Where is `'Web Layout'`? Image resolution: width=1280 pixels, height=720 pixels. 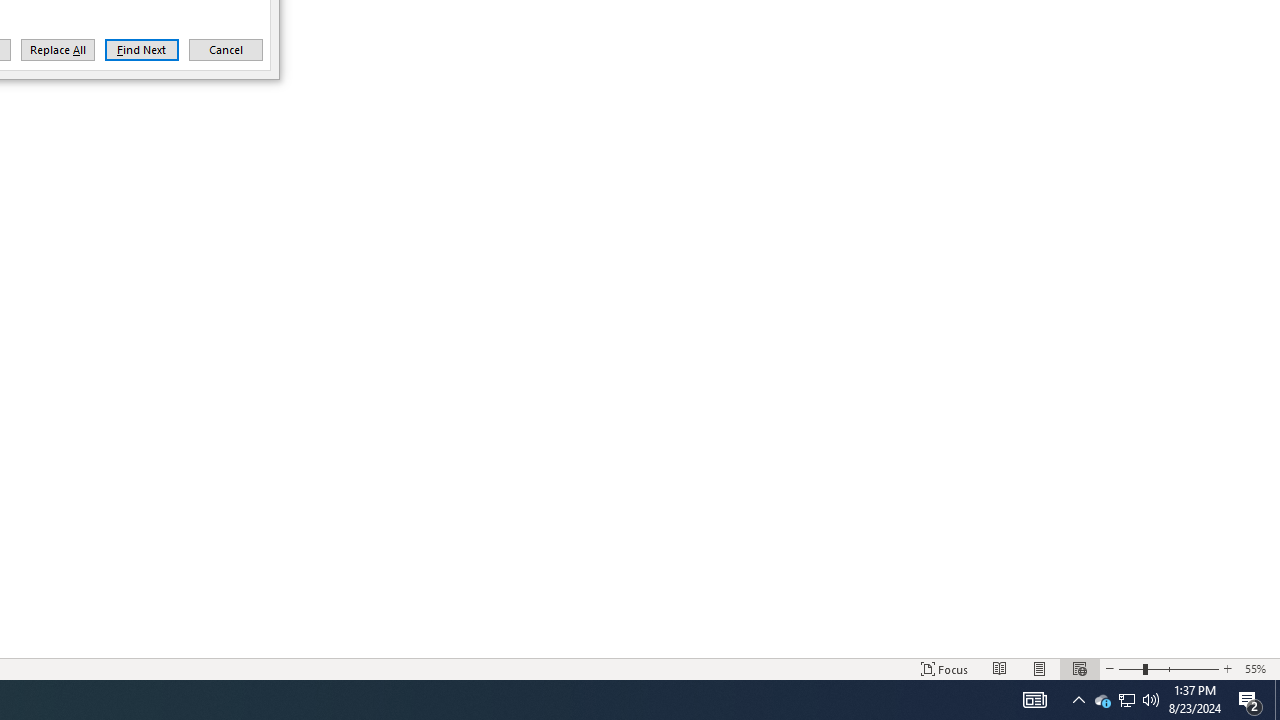
'Web Layout' is located at coordinates (1078, 669).